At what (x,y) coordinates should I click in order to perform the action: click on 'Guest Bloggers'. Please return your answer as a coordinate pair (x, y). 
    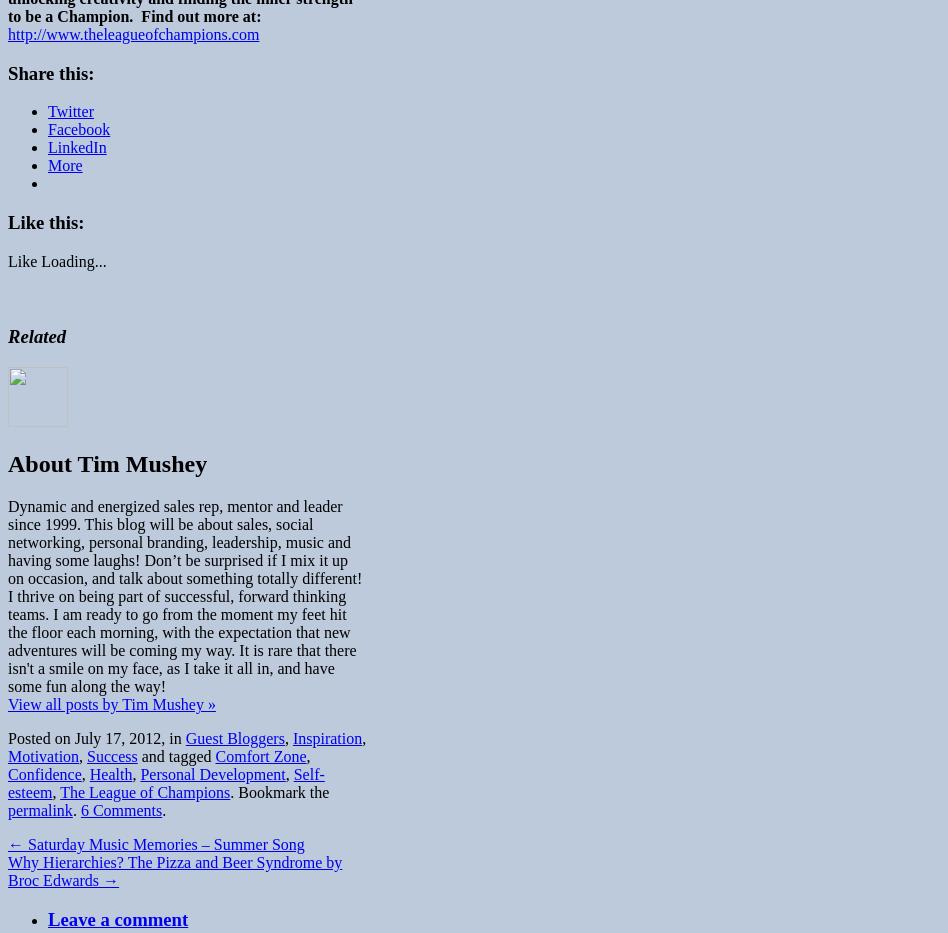
    Looking at the image, I should click on (183, 737).